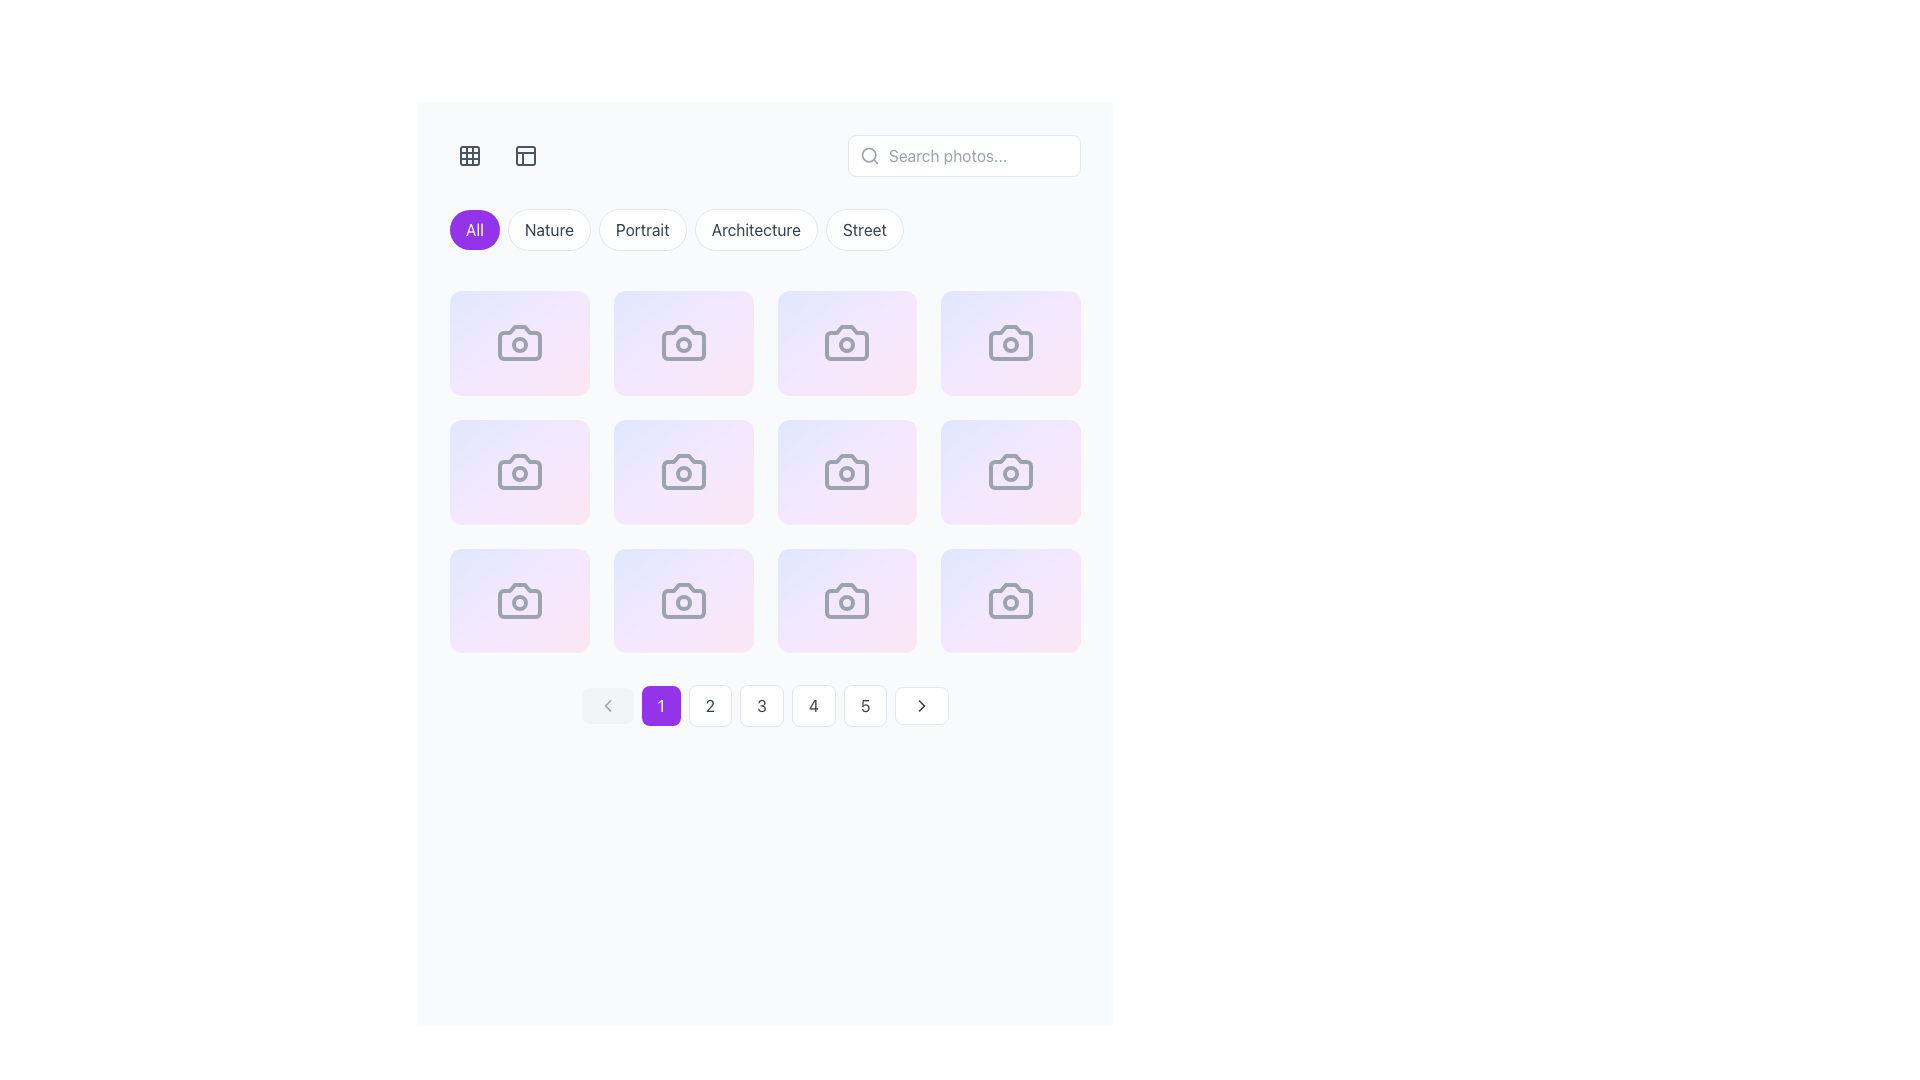 This screenshot has width=1920, height=1080. I want to click on the toggle button located at the upper left corner of the interface to switch to grid view, so click(469, 154).